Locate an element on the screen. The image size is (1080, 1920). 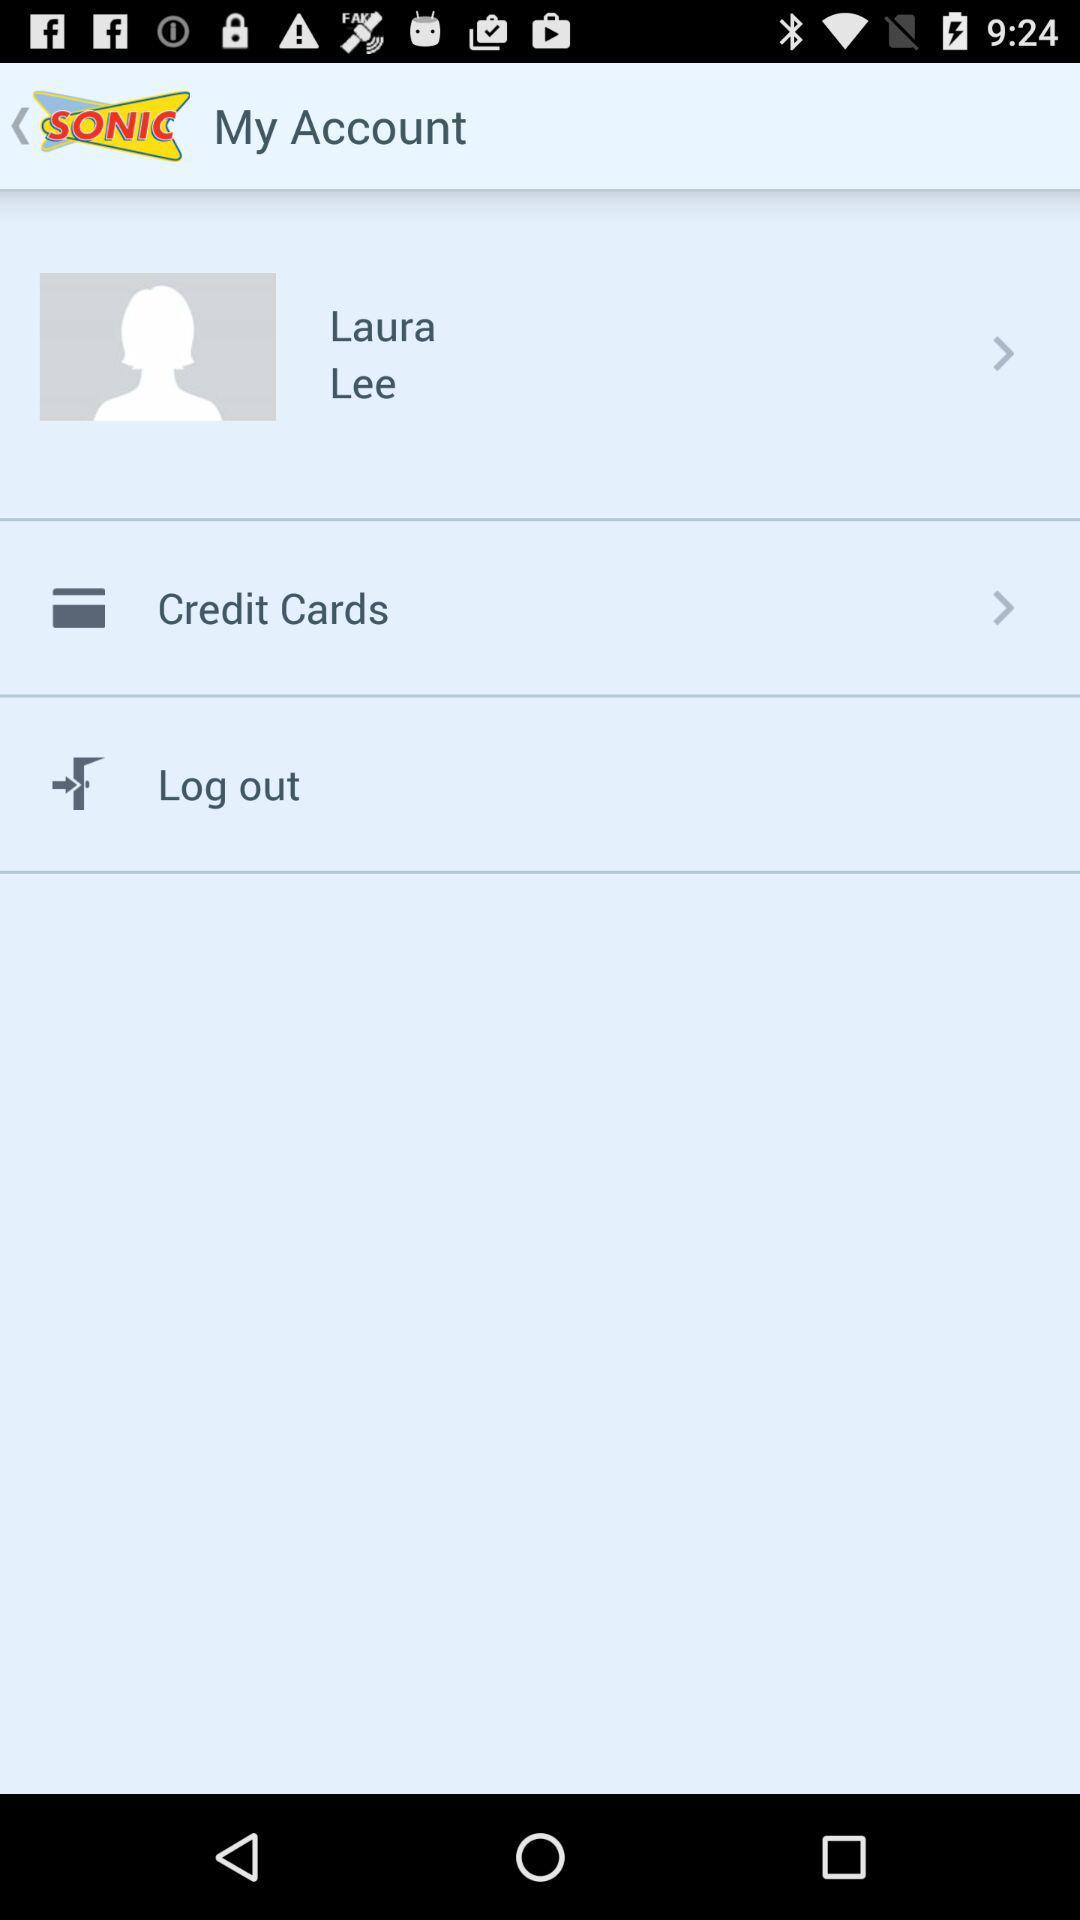
arrow pointing towards right is located at coordinates (1003, 353).